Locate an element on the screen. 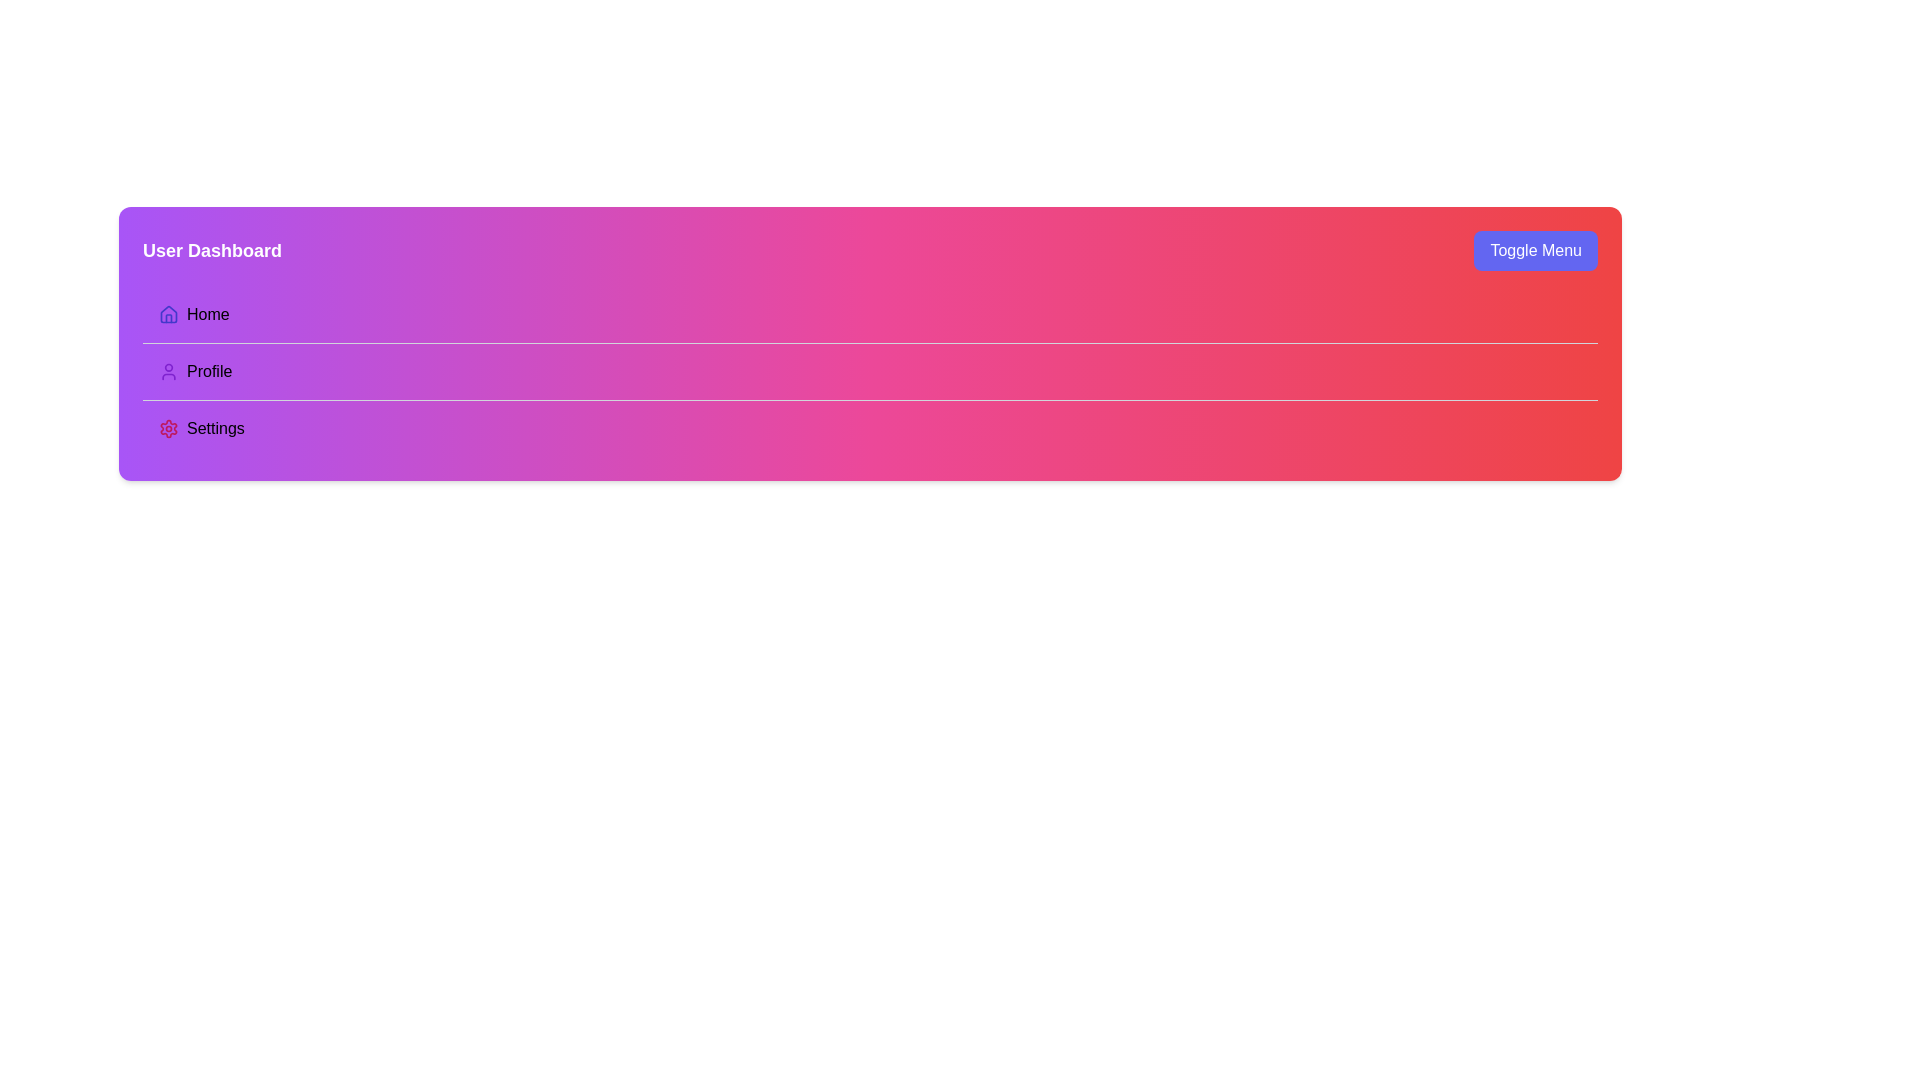 The height and width of the screenshot is (1080, 1920). the house-shaped icon rendered in a minimalist style with a purple color, located next to the label 'Home' is located at coordinates (168, 315).